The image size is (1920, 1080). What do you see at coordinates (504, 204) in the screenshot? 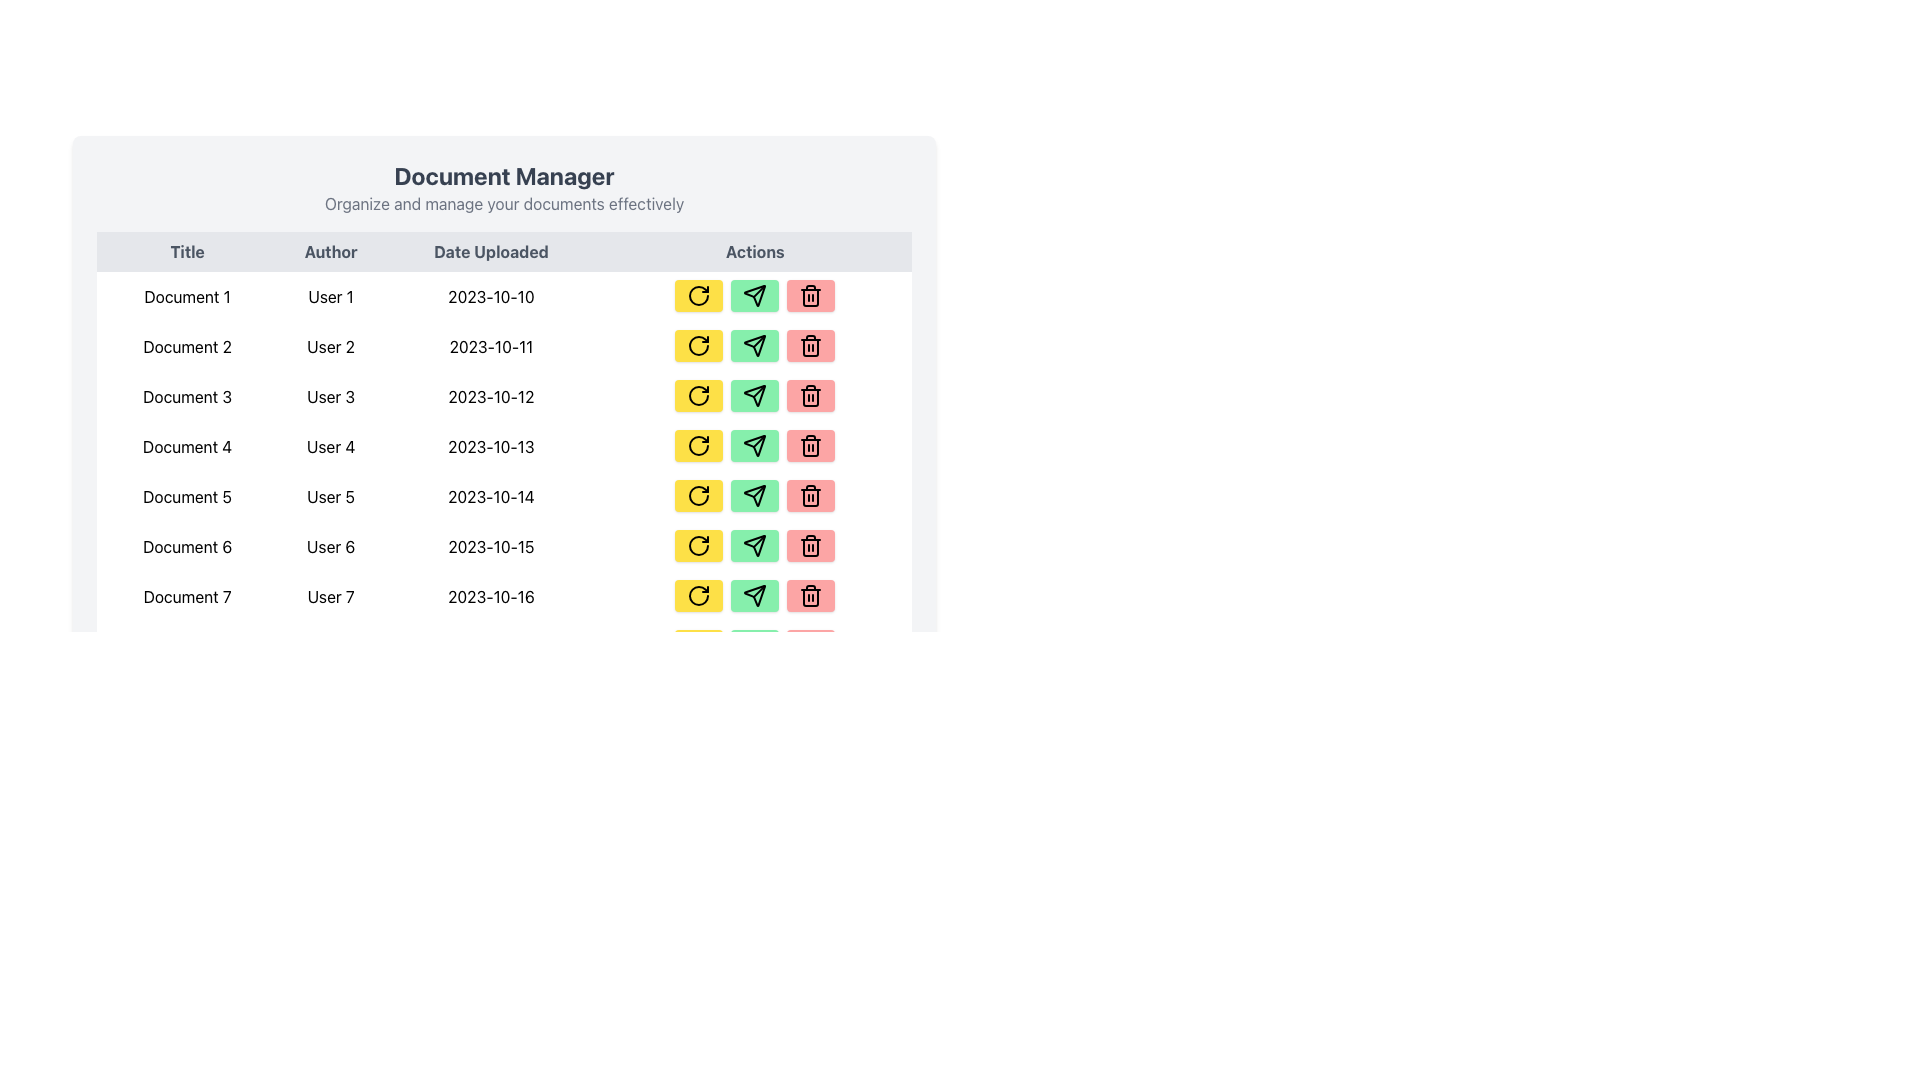
I see `the light gray text displaying 'Organize and manage your documents effectively,' which is positioned directly beneath the bold title 'Document Manager.'` at bounding box center [504, 204].